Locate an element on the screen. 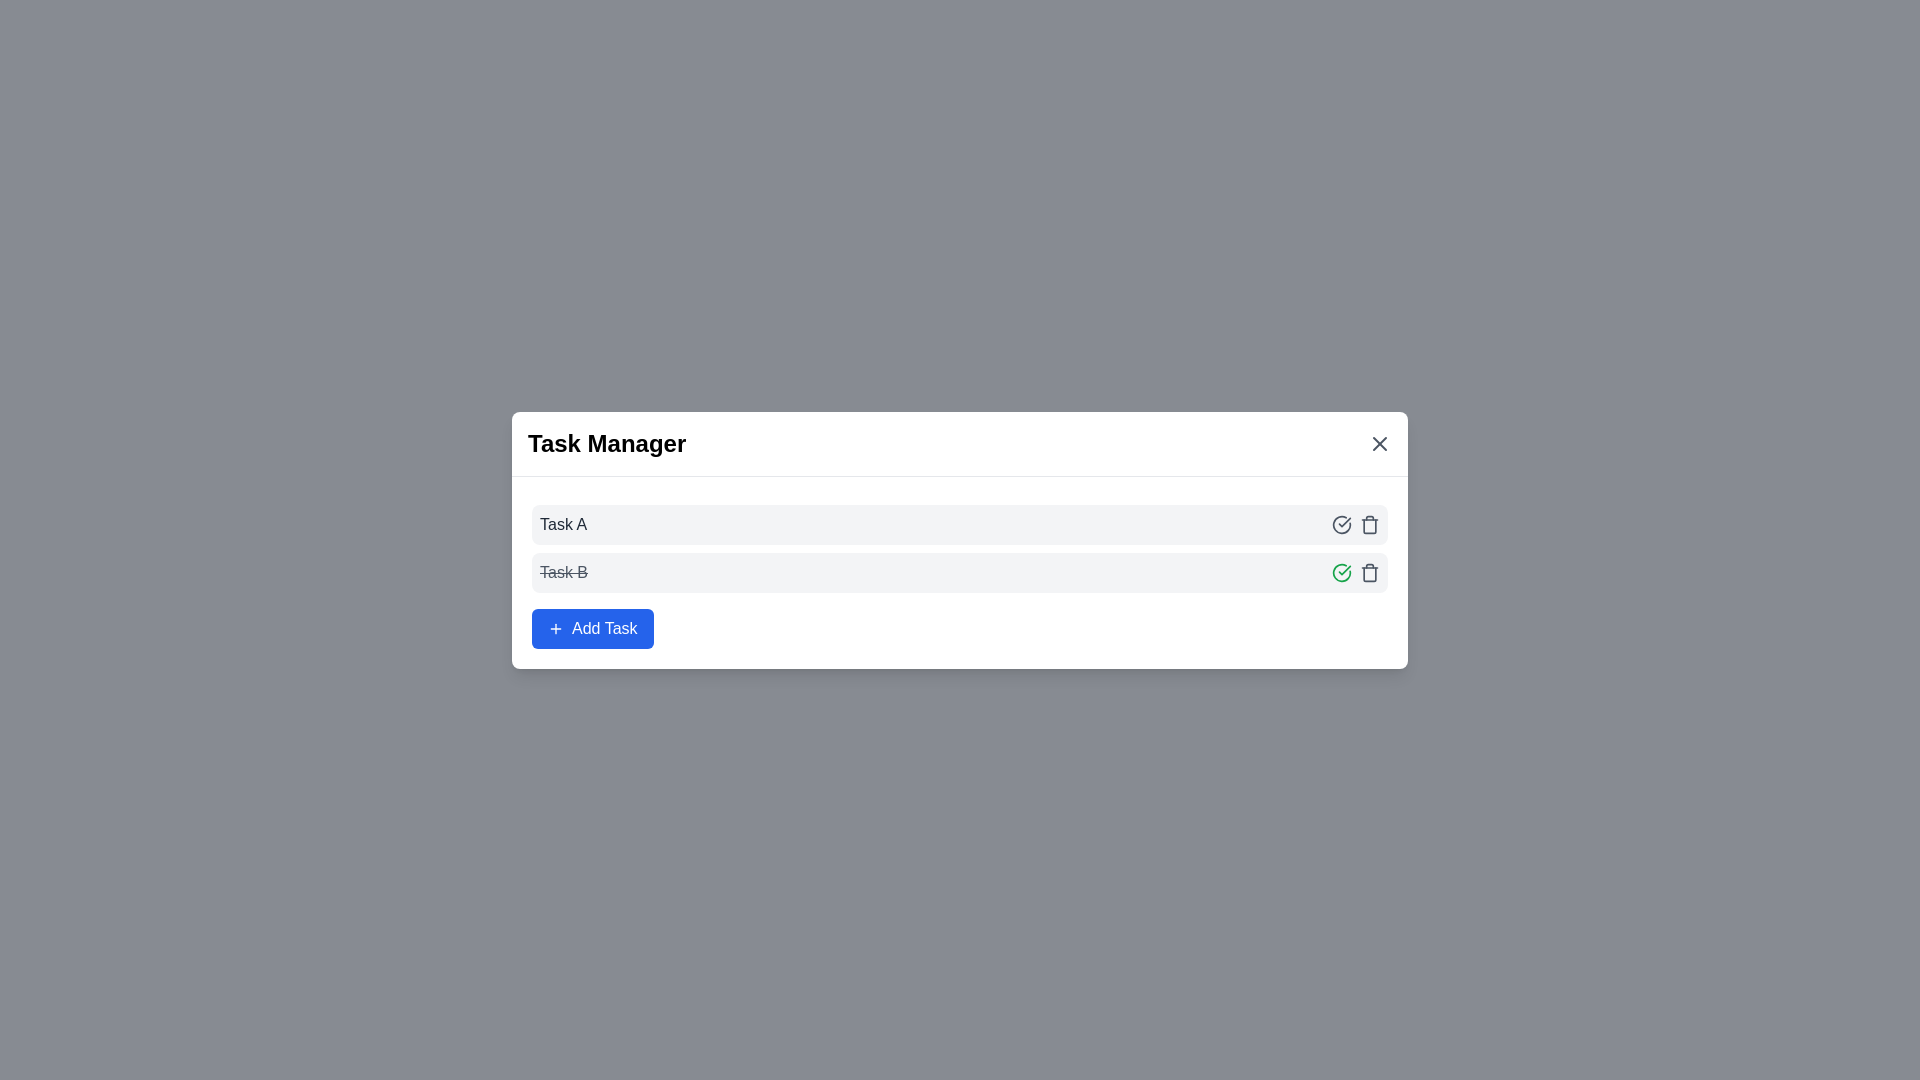  the delete button located in the top-right corner of the task labeled 'Task A' to change its color as a visual cue is located at coordinates (1368, 523).